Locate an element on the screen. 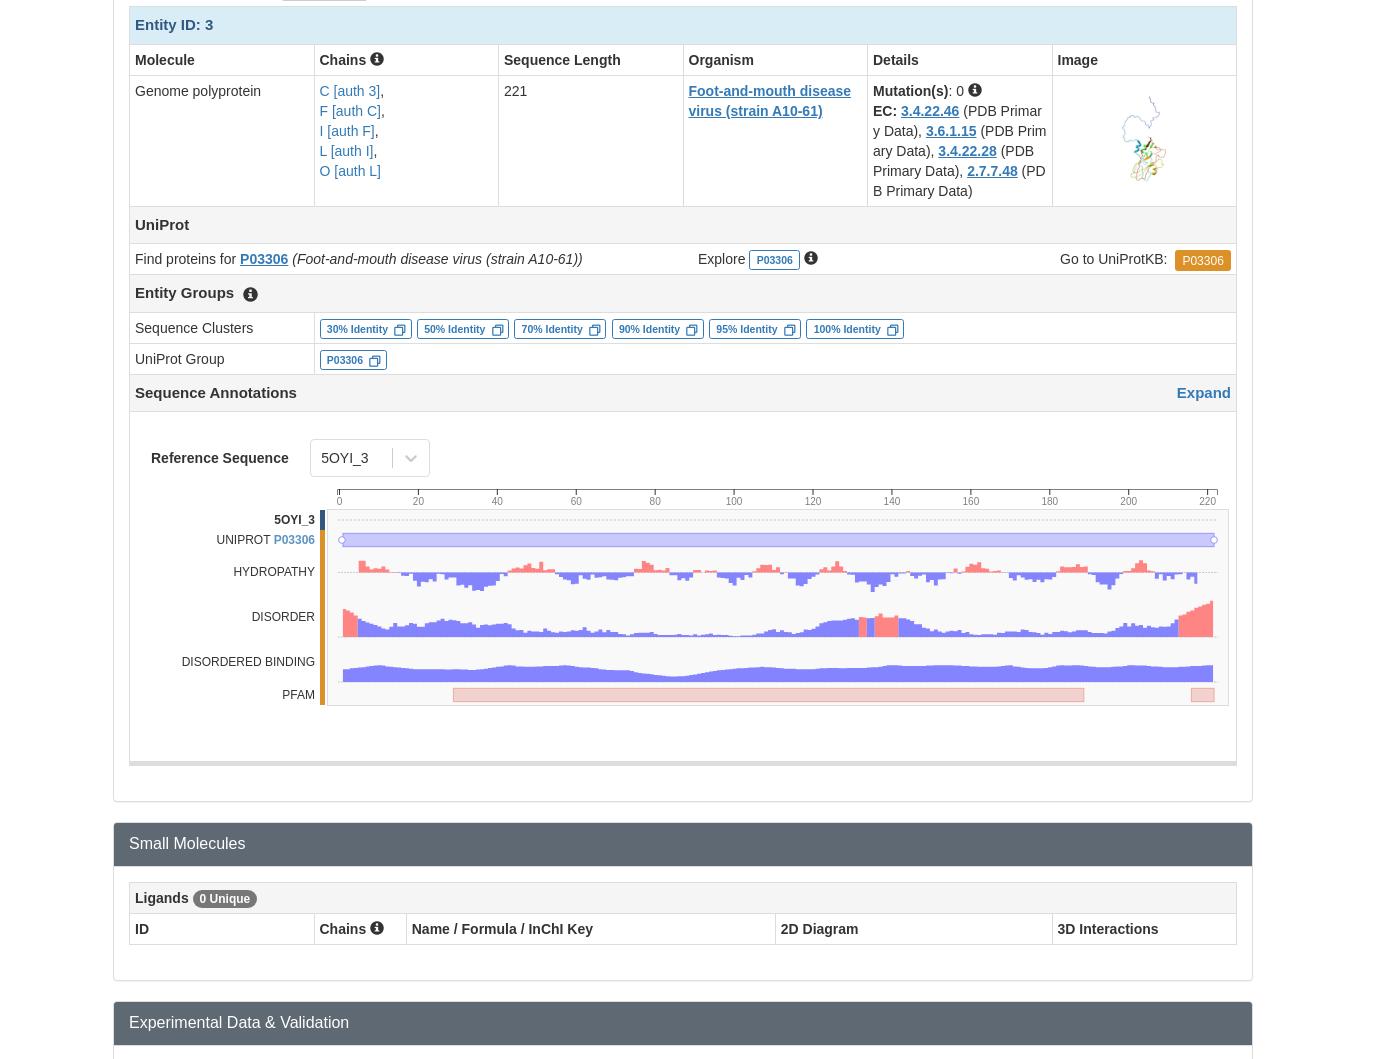 This screenshot has height=1059, width=1379. 'UniProt Group' is located at coordinates (179, 357).